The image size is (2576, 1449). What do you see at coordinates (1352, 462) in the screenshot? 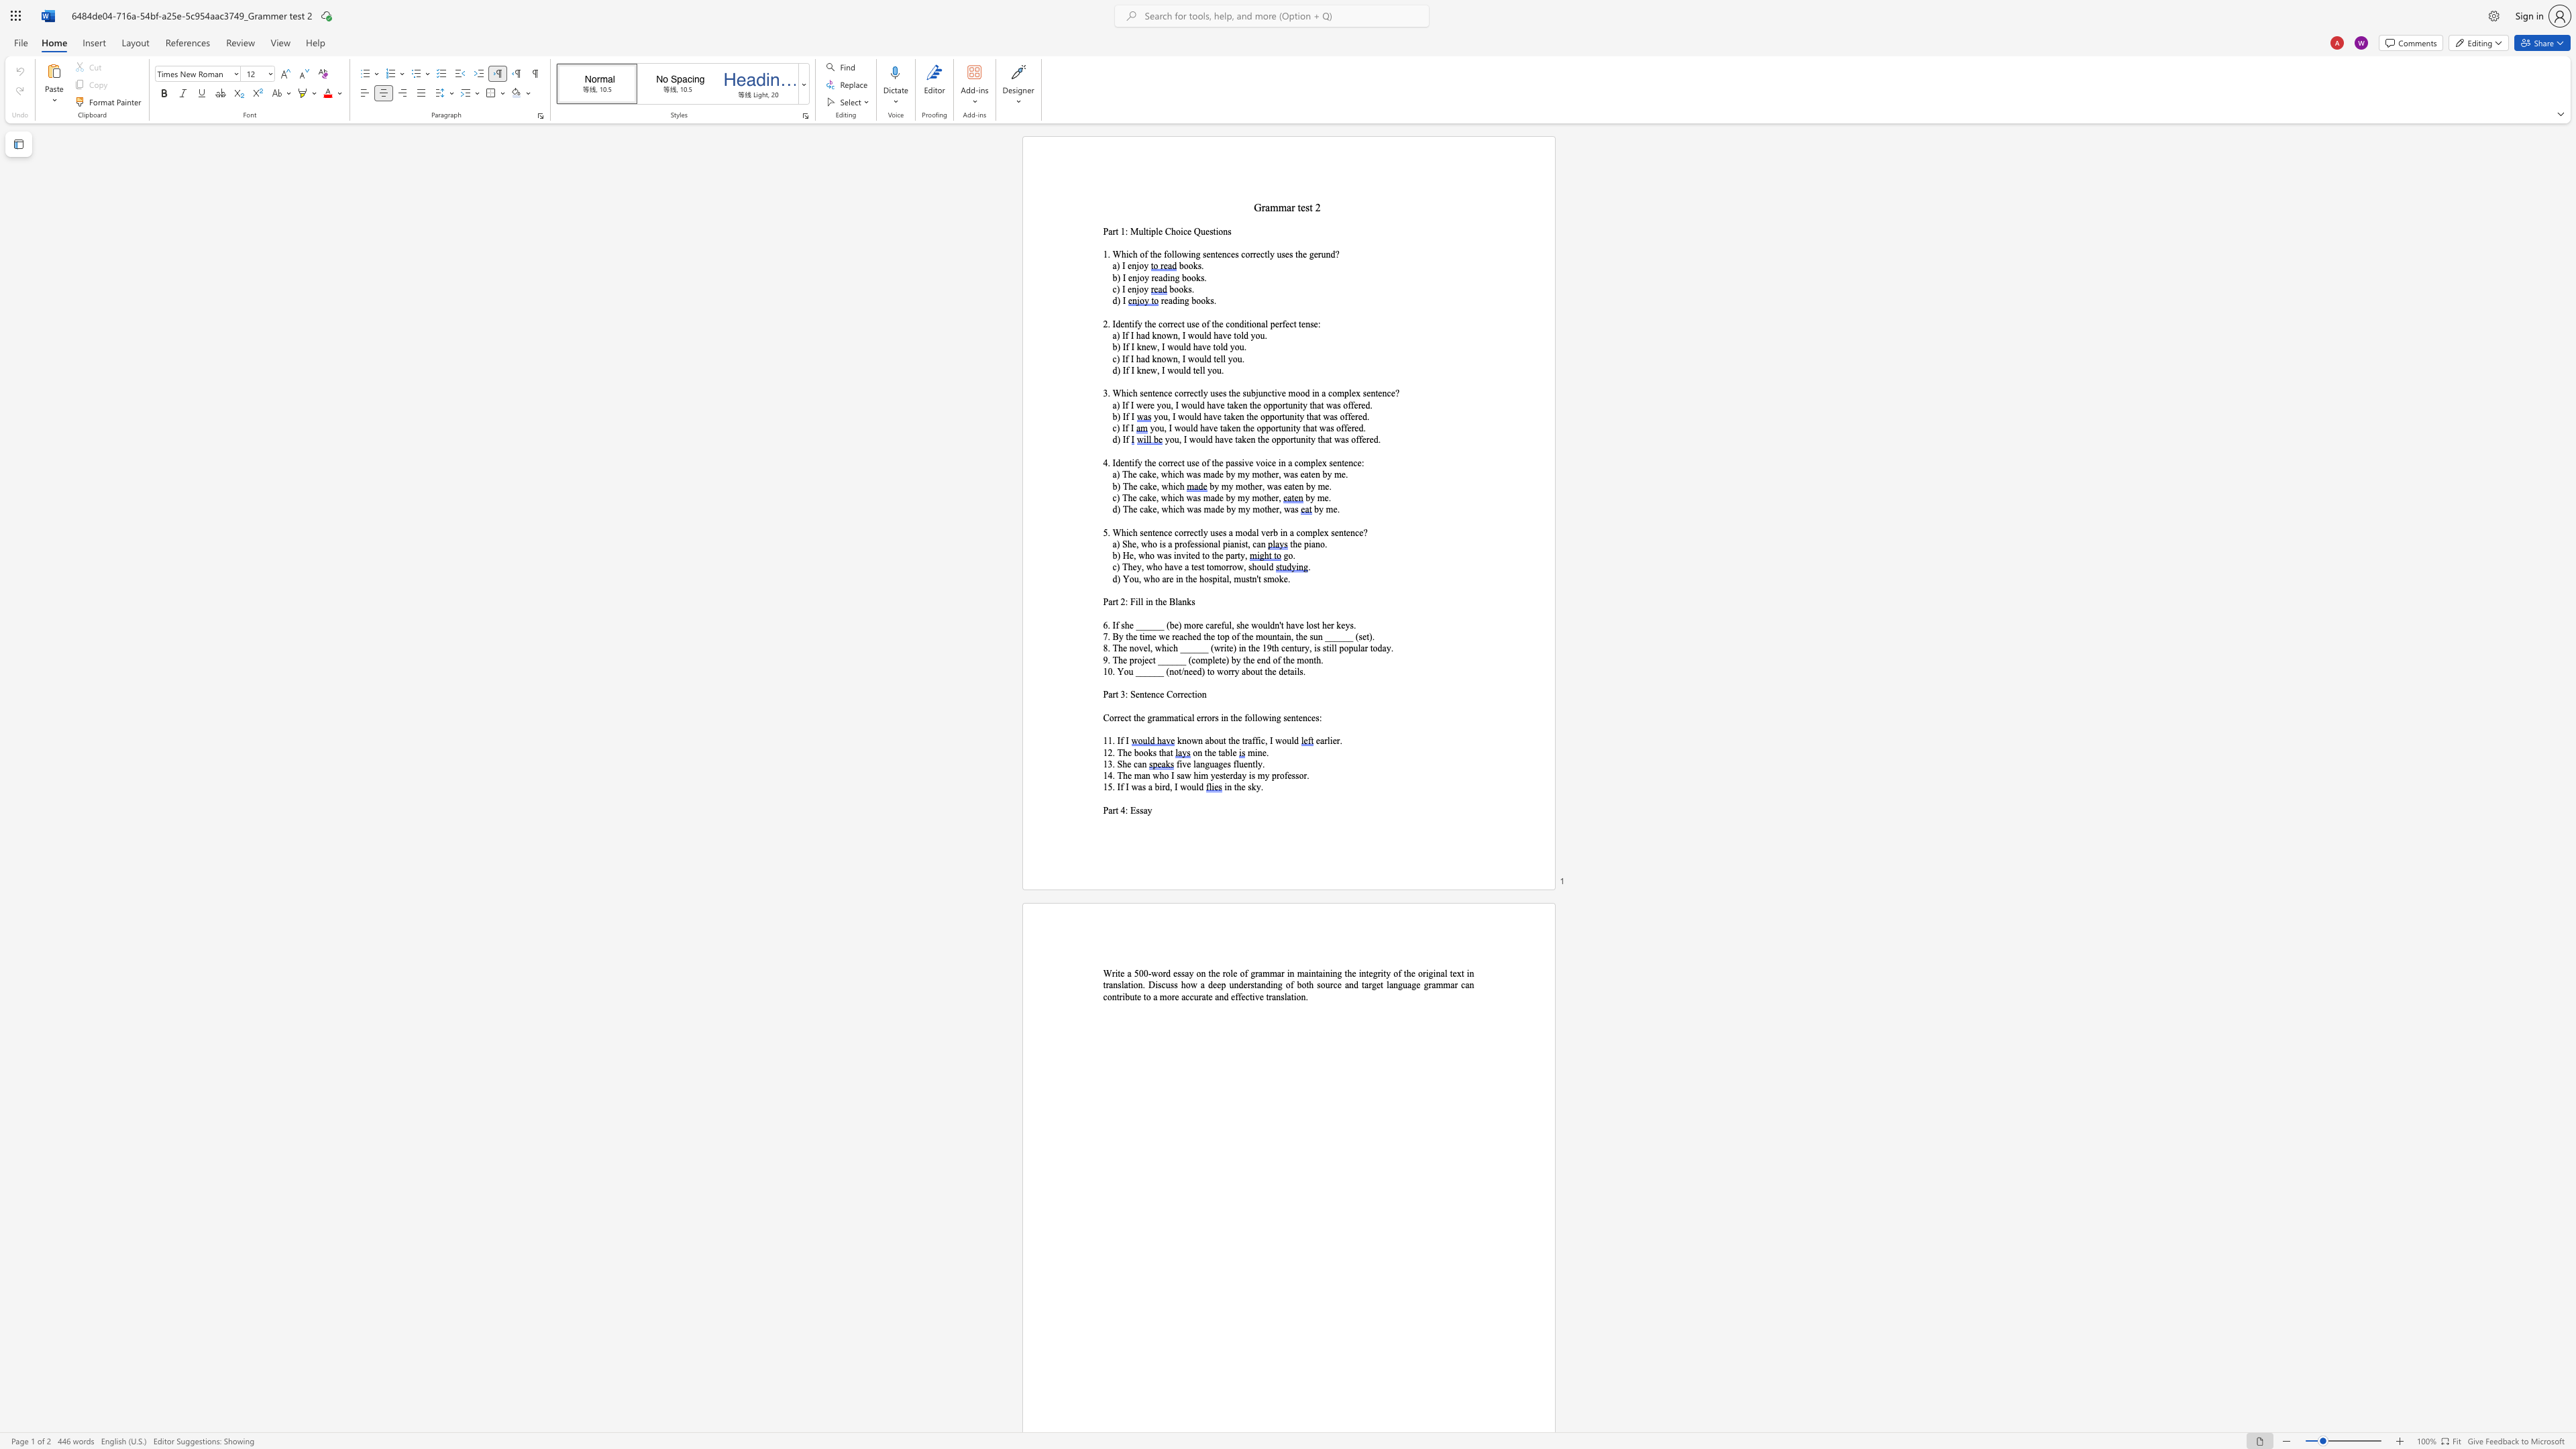
I see `the subset text "ce" within the text "the correct use of the passive voice in a complex sentence:"` at bounding box center [1352, 462].